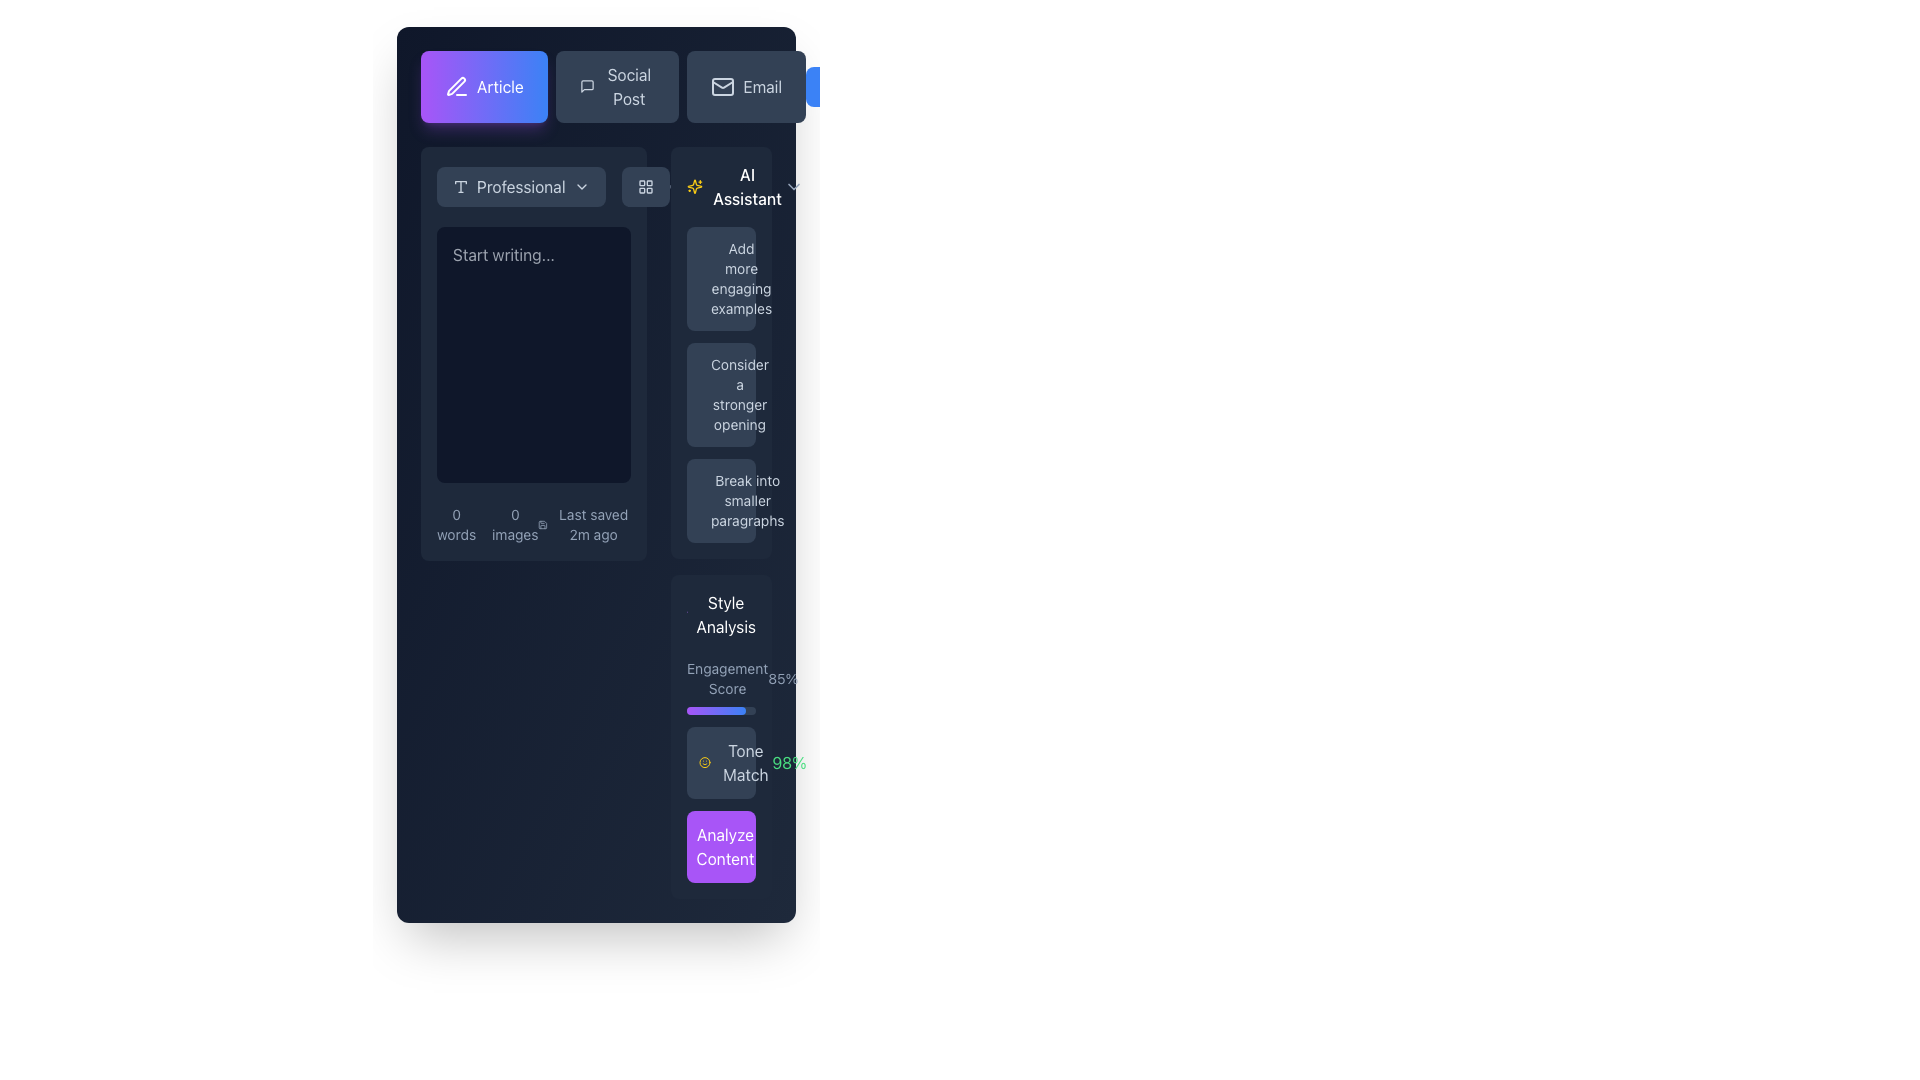 This screenshot has width=1920, height=1080. Describe the element at coordinates (720, 847) in the screenshot. I see `the button located at the bottom-right corner of the panel under the 'Style Analysis' section, which triggers hover effects` at that location.